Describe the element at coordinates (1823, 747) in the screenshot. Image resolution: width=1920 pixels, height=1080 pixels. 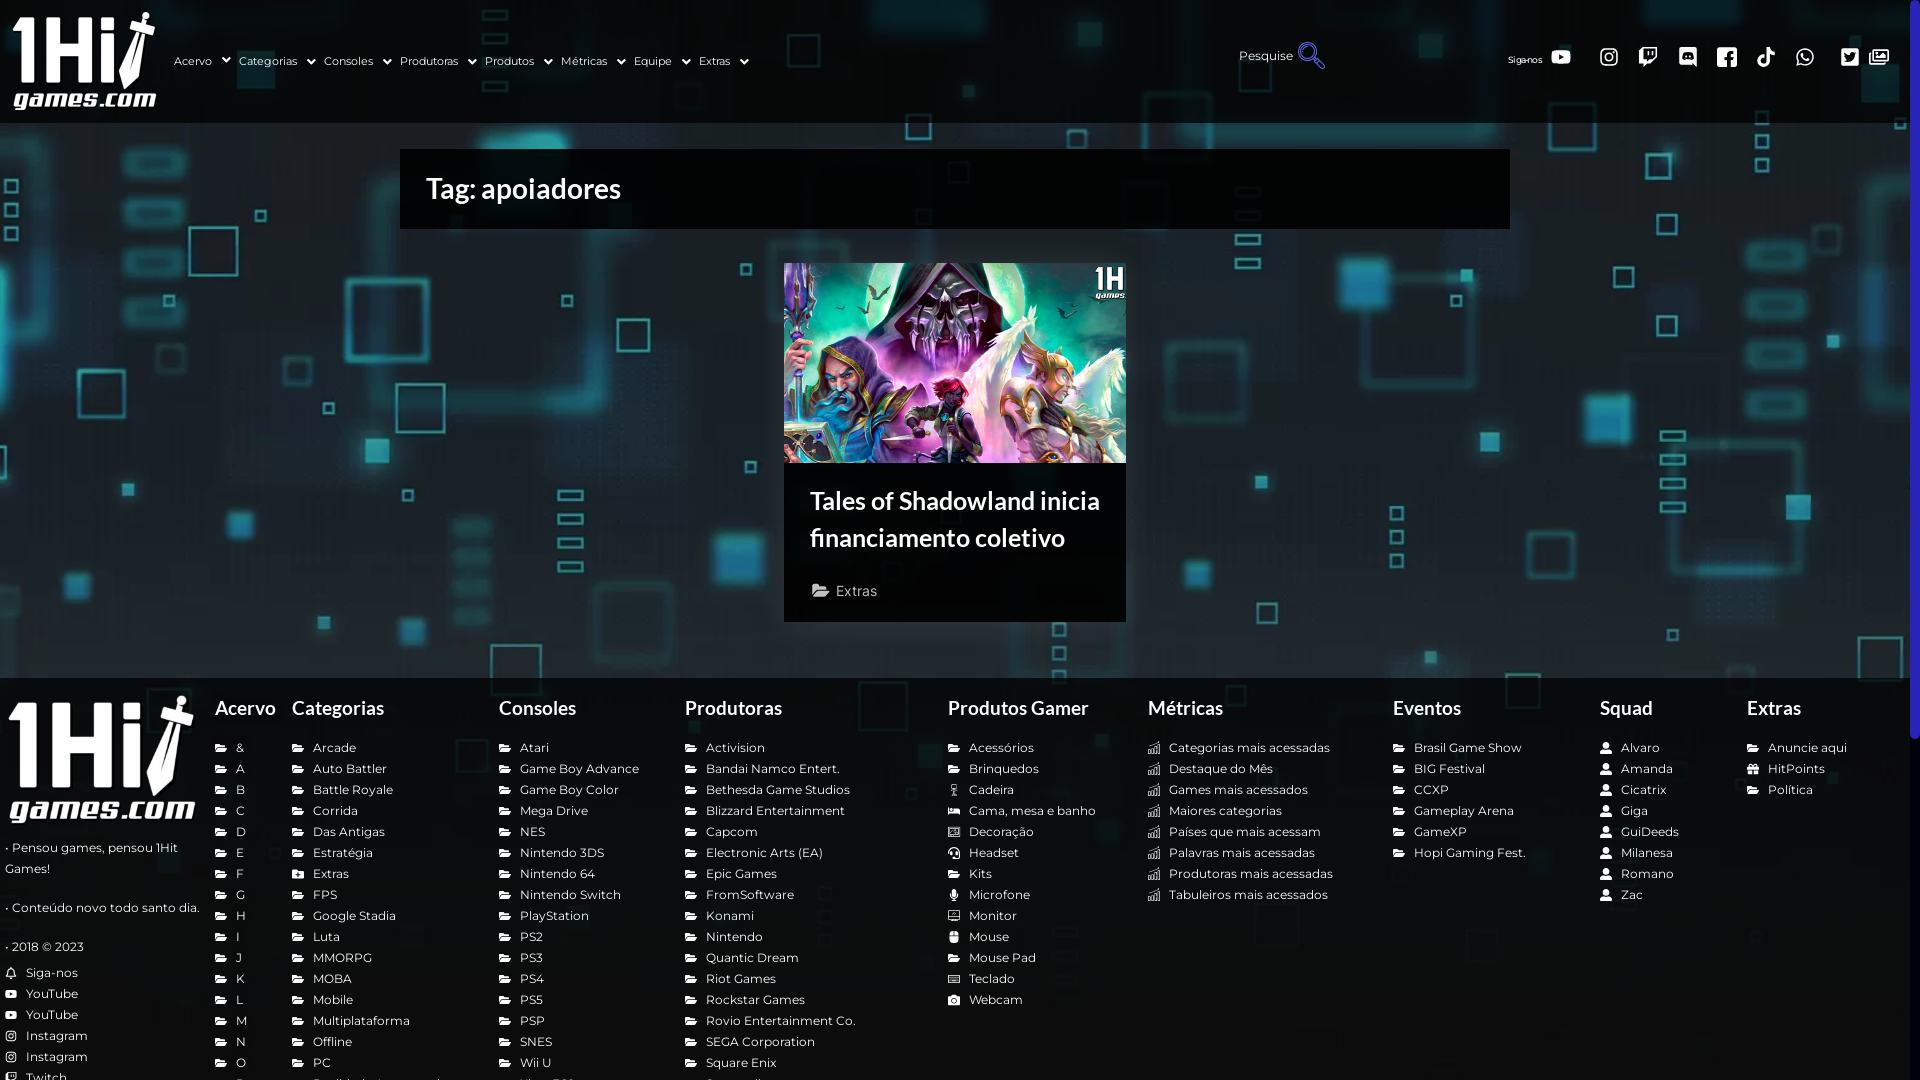
I see `'Anuncie aqui'` at that location.